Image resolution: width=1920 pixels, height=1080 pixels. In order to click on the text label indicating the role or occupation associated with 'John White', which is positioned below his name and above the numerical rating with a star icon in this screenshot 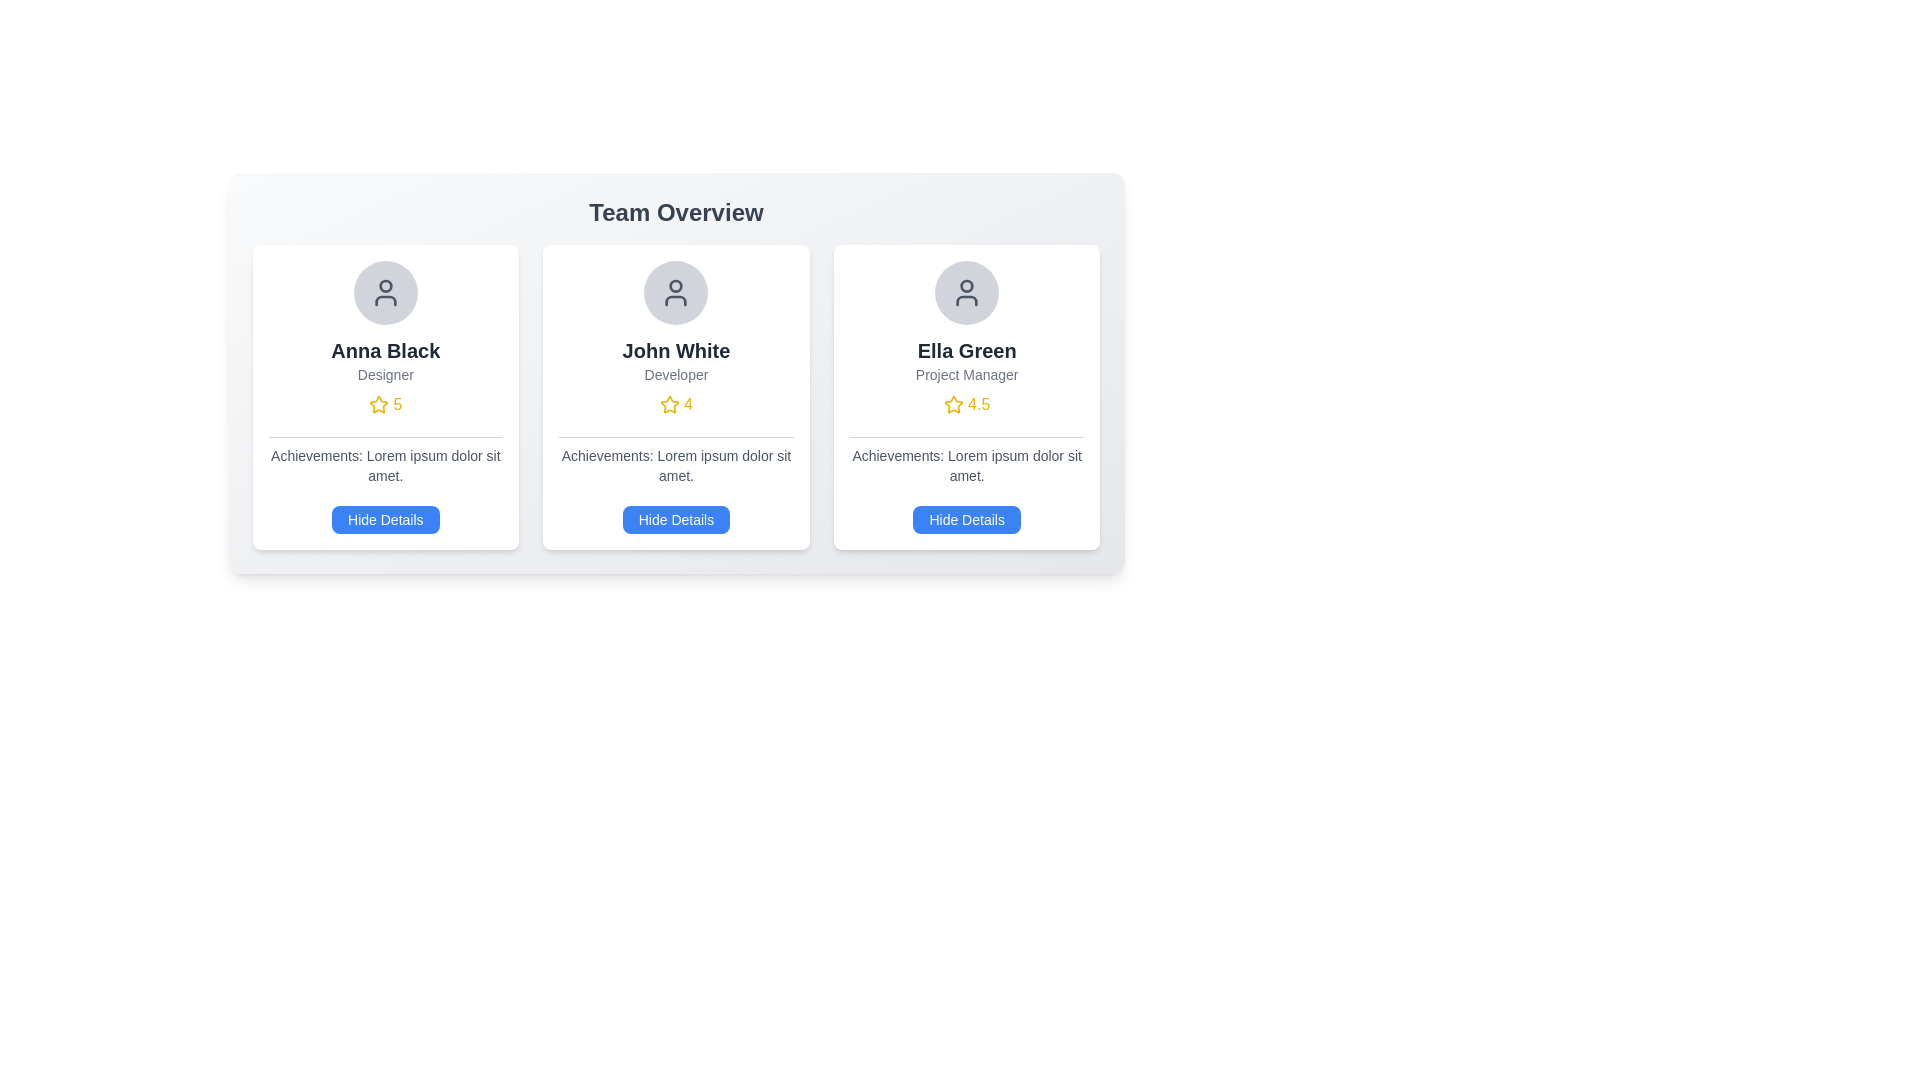, I will do `click(676, 374)`.